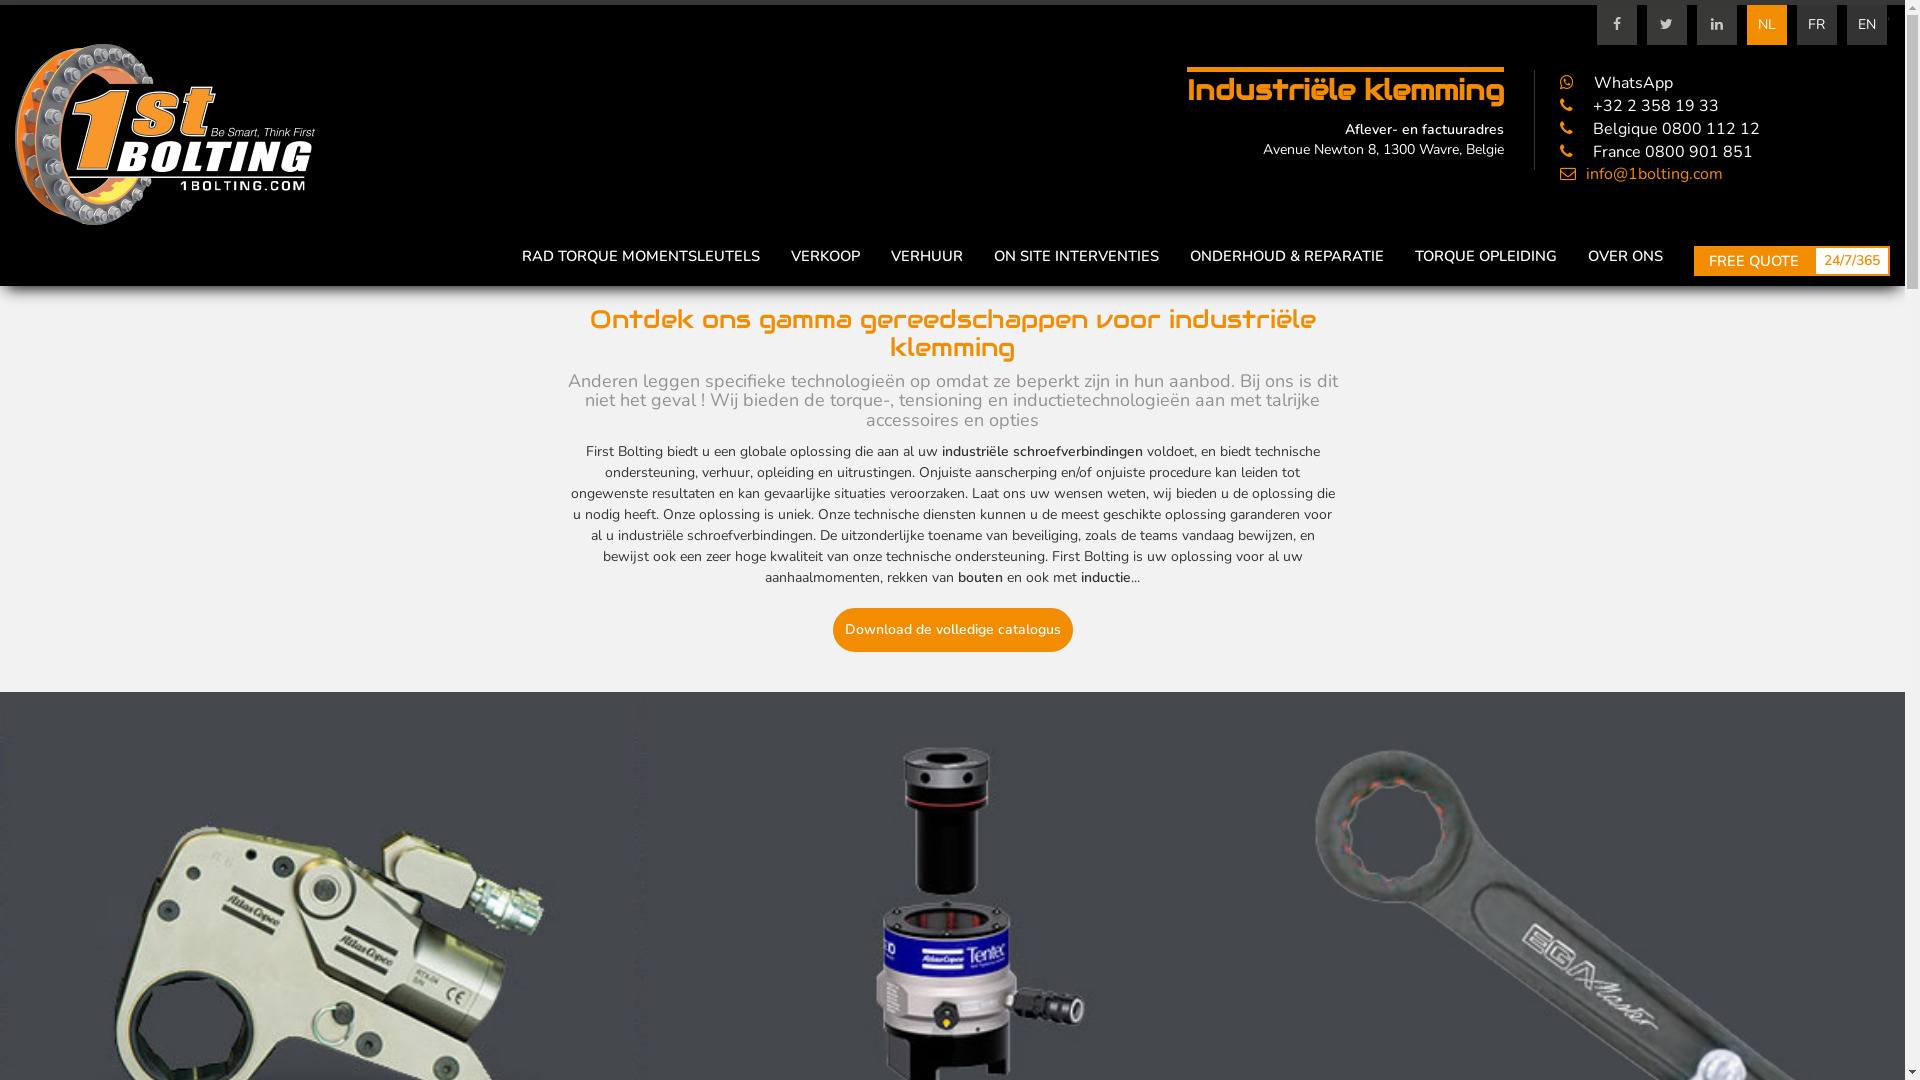 The height and width of the screenshot is (1080, 1920). What do you see at coordinates (1559, 172) in the screenshot?
I see `'info@1bolting.com'` at bounding box center [1559, 172].